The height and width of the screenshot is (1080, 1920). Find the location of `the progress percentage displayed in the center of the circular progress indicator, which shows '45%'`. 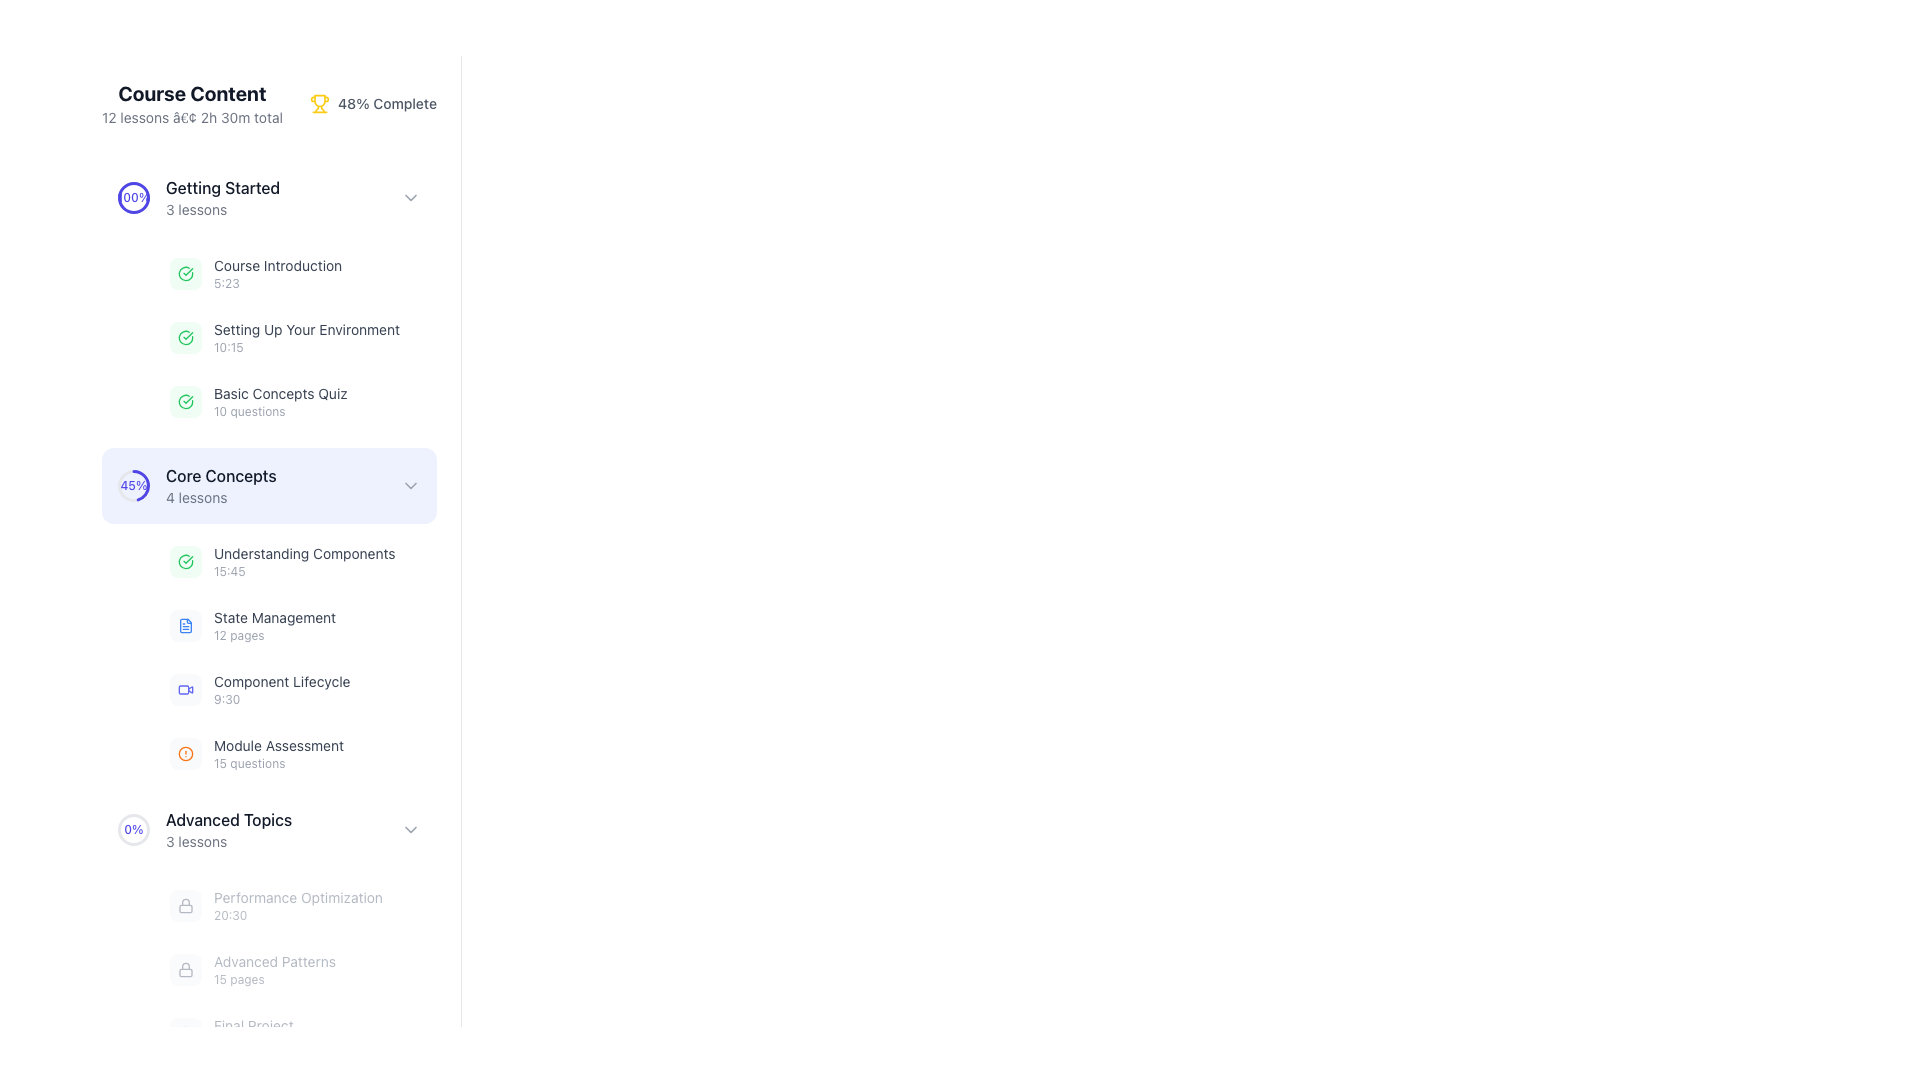

the progress percentage displayed in the center of the circular progress indicator, which shows '45%' is located at coordinates (133, 486).